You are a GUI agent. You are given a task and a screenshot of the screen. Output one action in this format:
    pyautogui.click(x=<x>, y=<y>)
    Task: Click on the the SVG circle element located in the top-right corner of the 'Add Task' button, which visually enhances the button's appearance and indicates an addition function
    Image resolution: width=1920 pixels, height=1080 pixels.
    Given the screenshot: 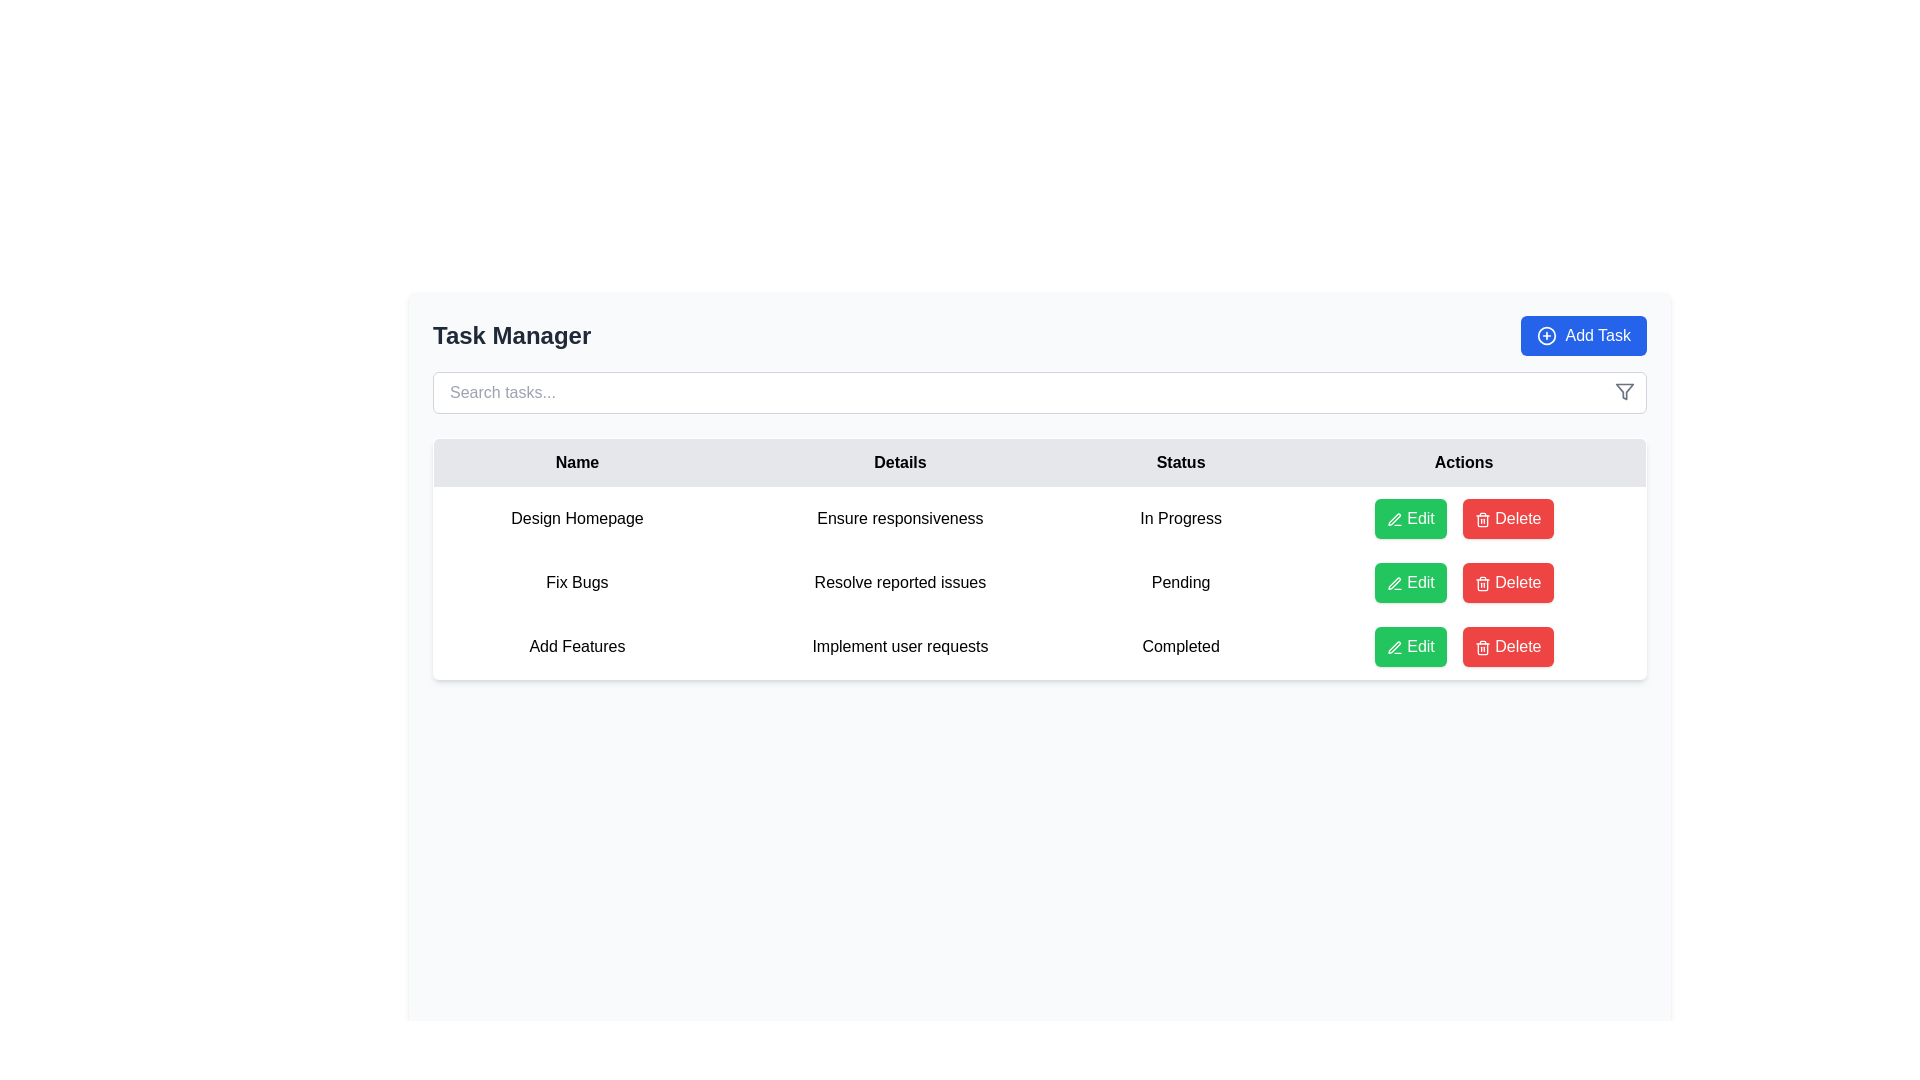 What is the action you would take?
    pyautogui.click(x=1546, y=334)
    